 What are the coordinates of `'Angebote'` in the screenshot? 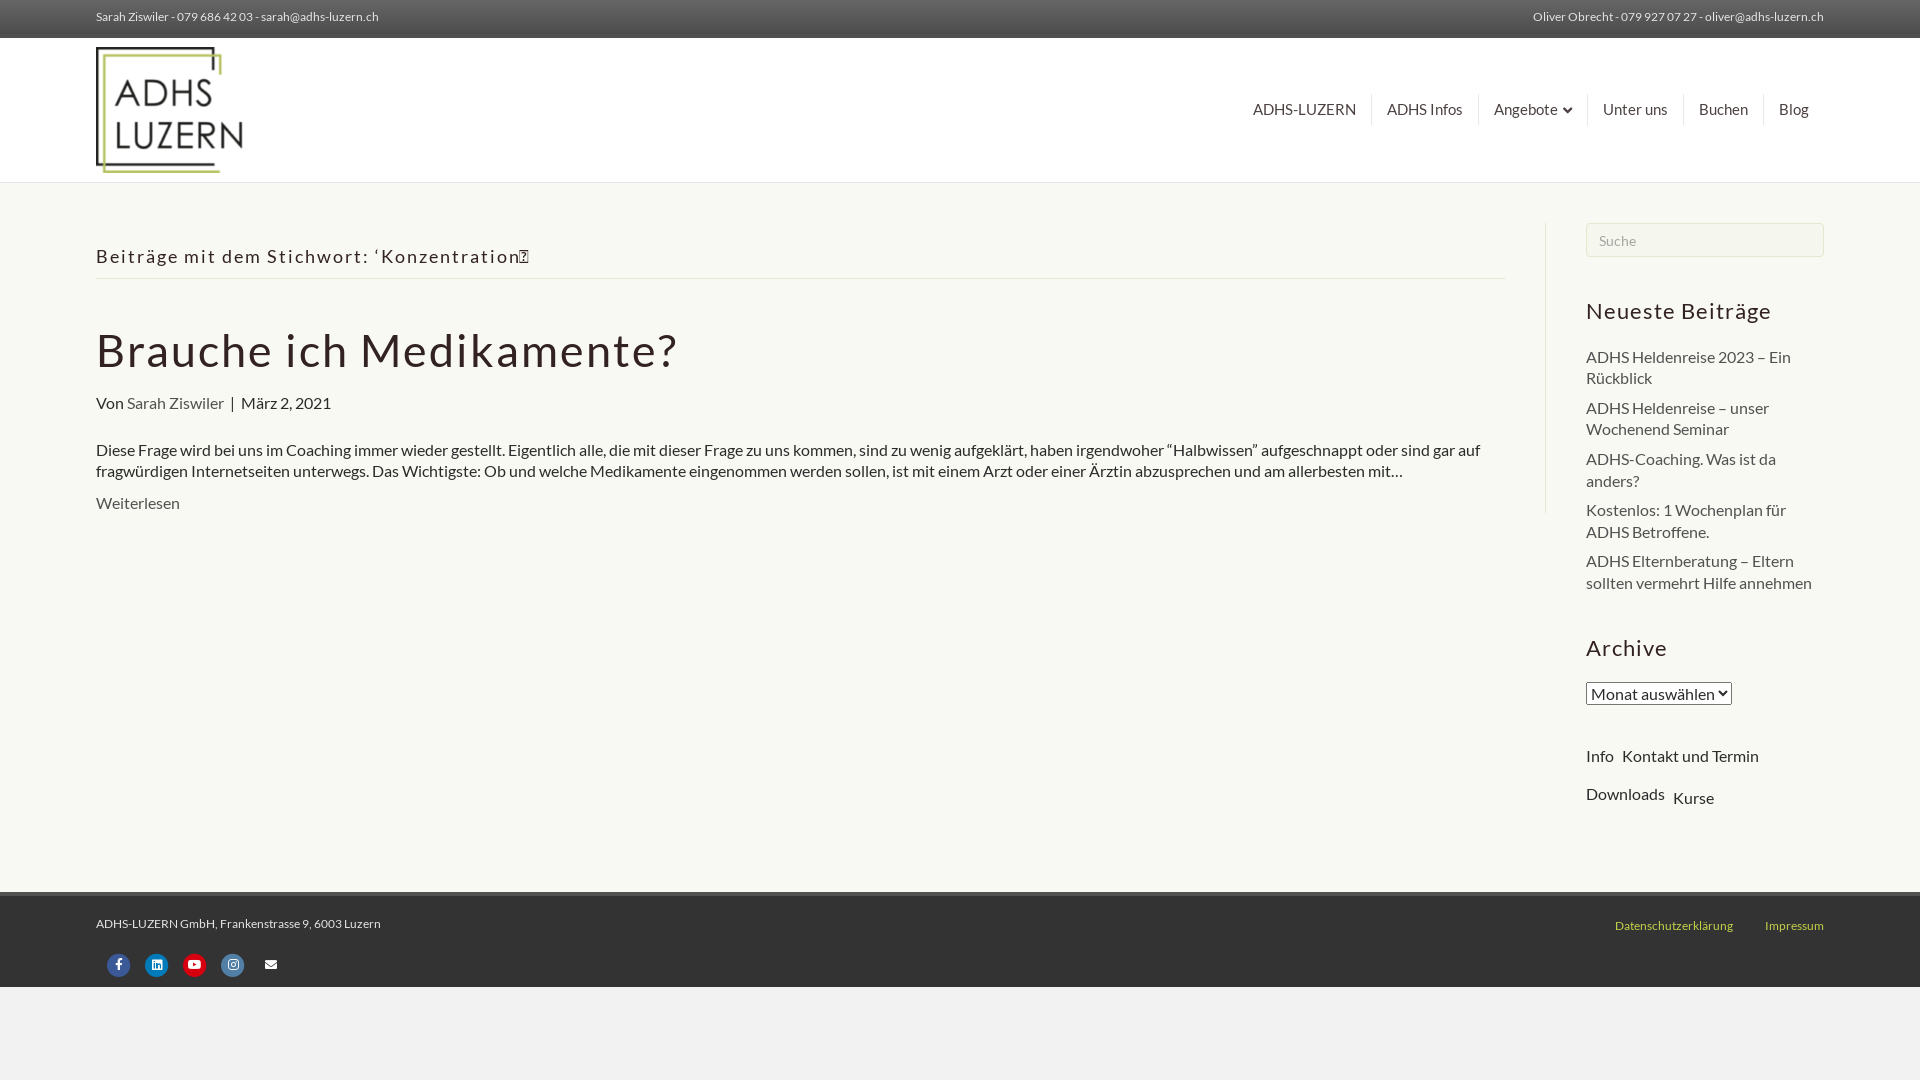 It's located at (1532, 110).